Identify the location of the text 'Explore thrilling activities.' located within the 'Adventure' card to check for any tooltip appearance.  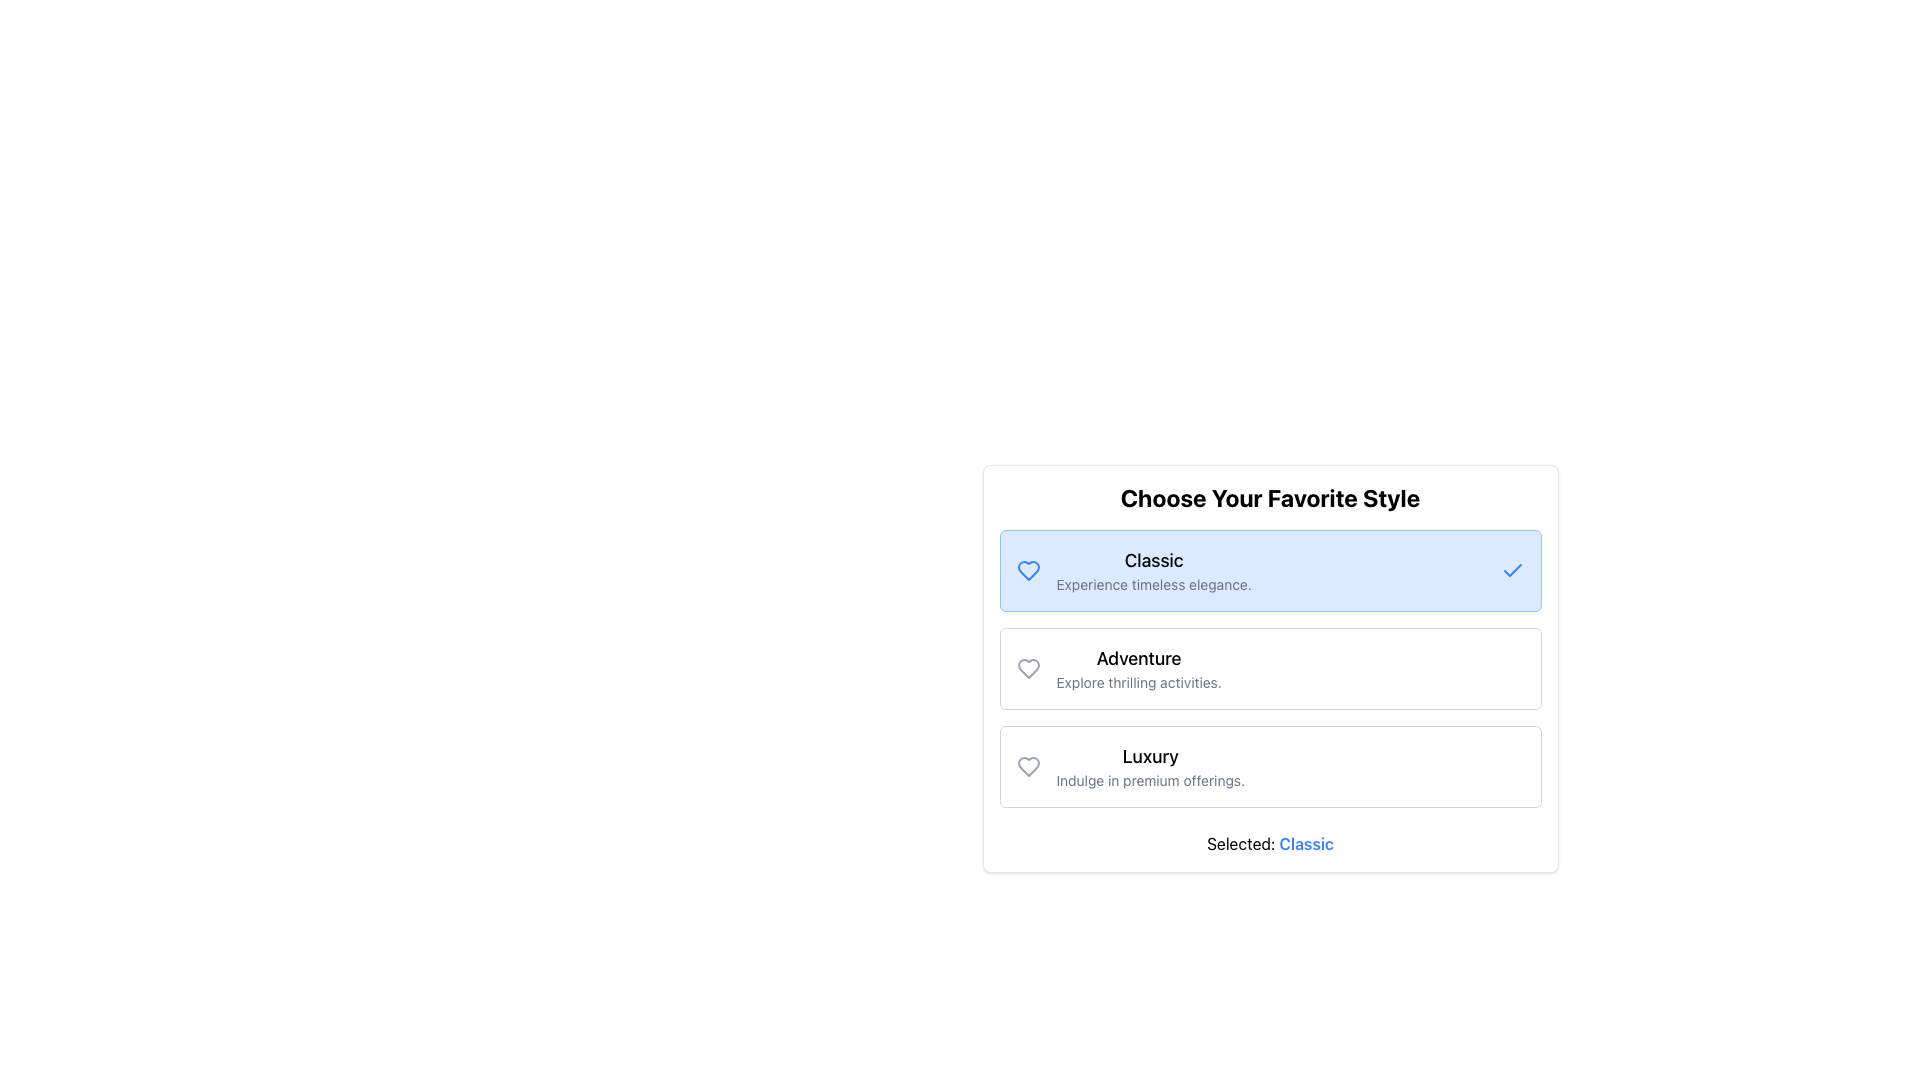
(1139, 681).